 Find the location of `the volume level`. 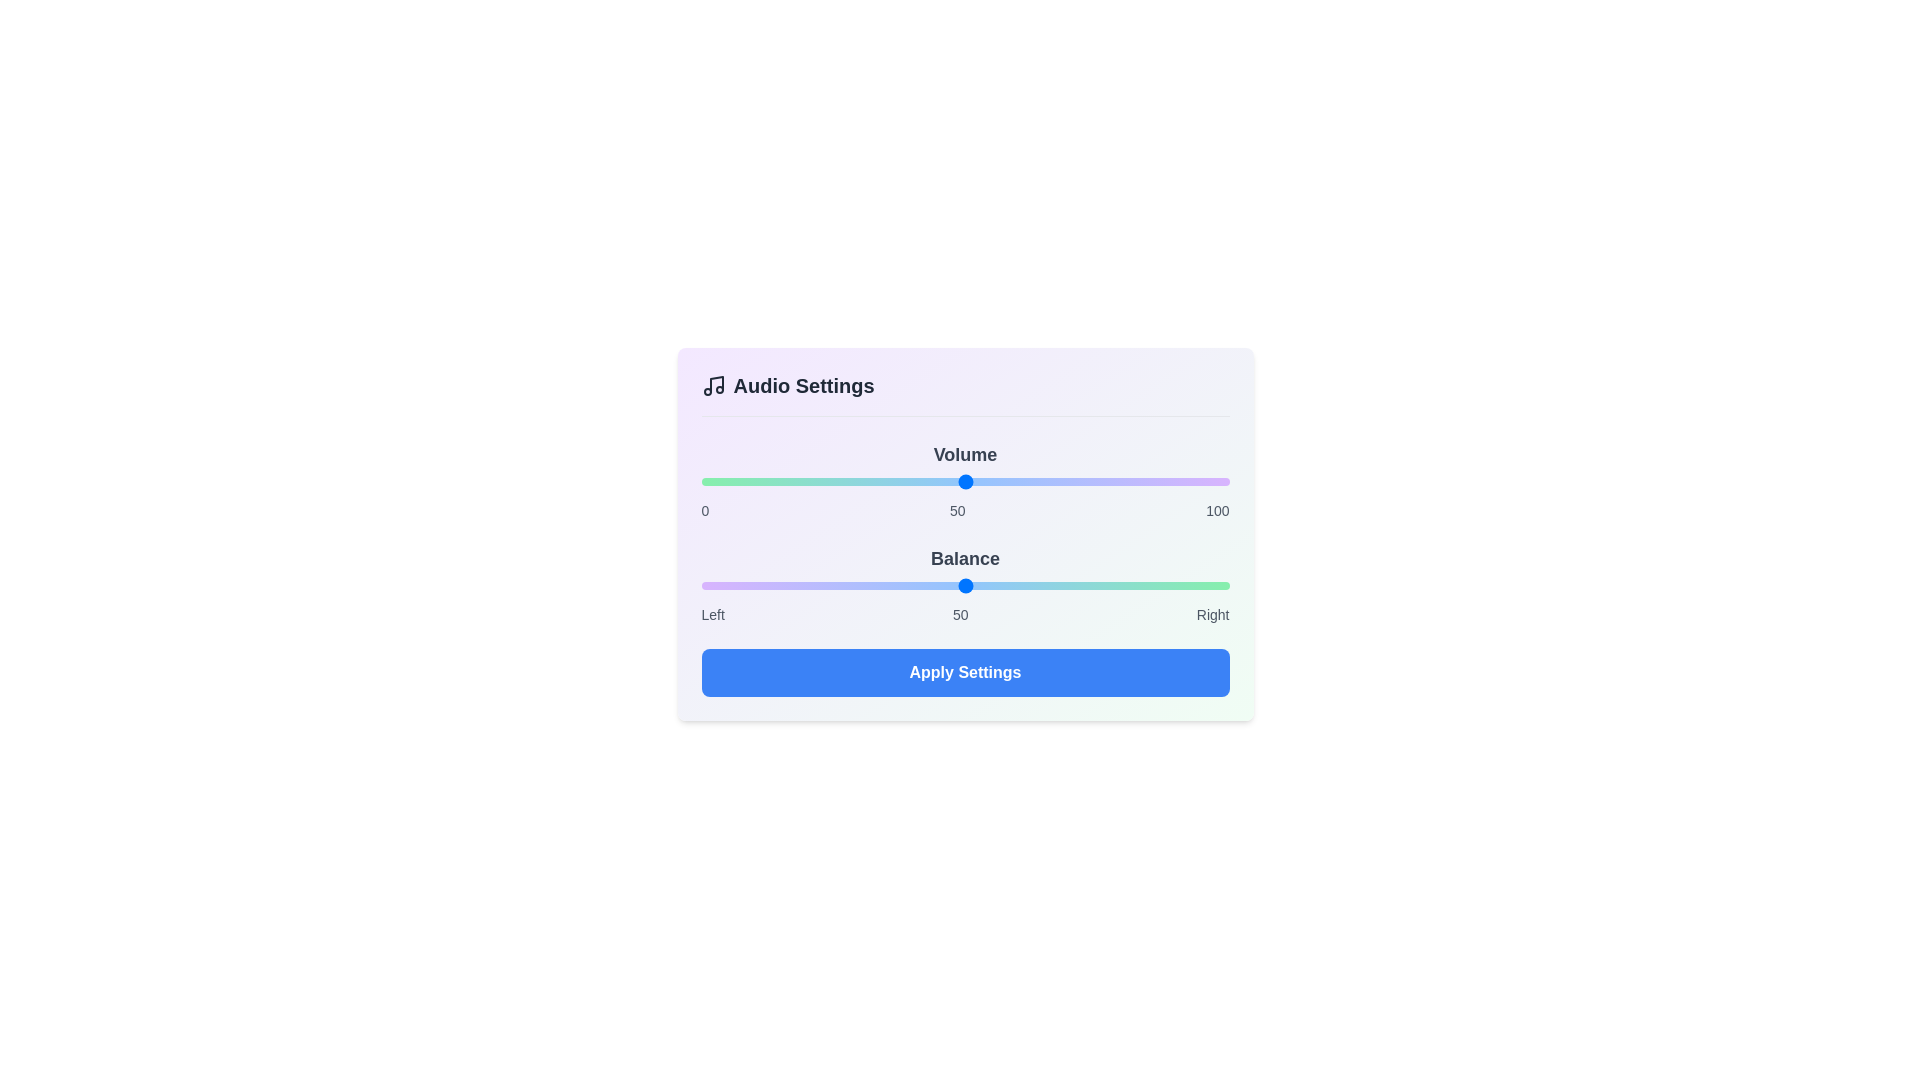

the volume level is located at coordinates (812, 482).